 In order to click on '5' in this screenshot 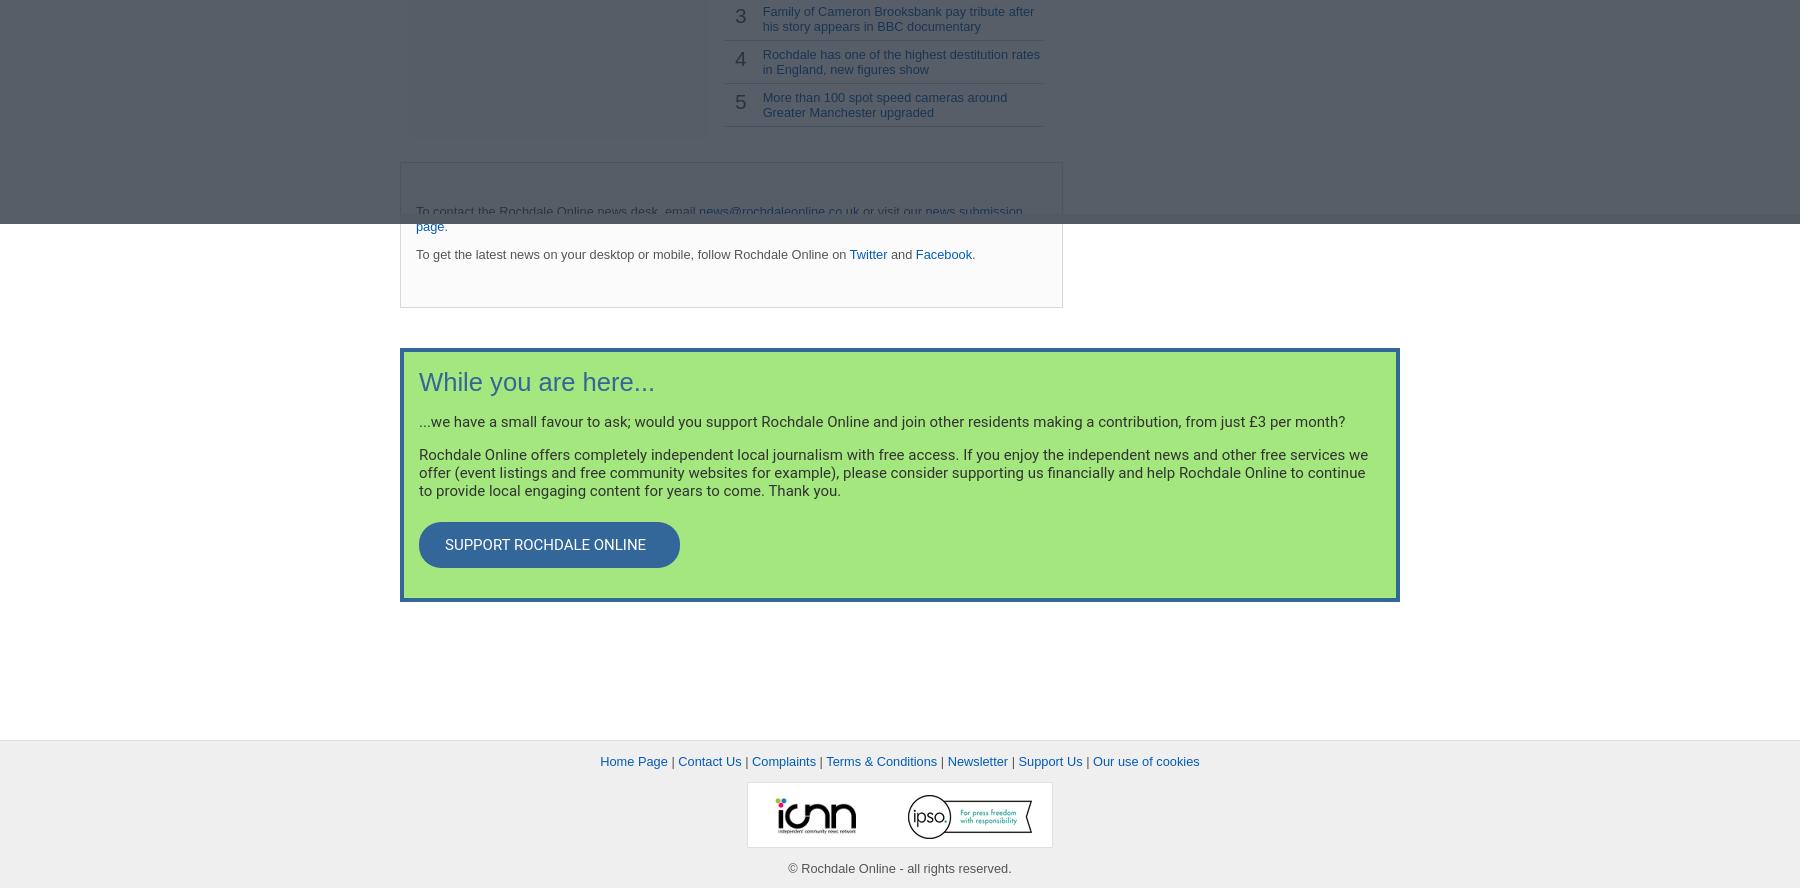, I will do `click(733, 100)`.